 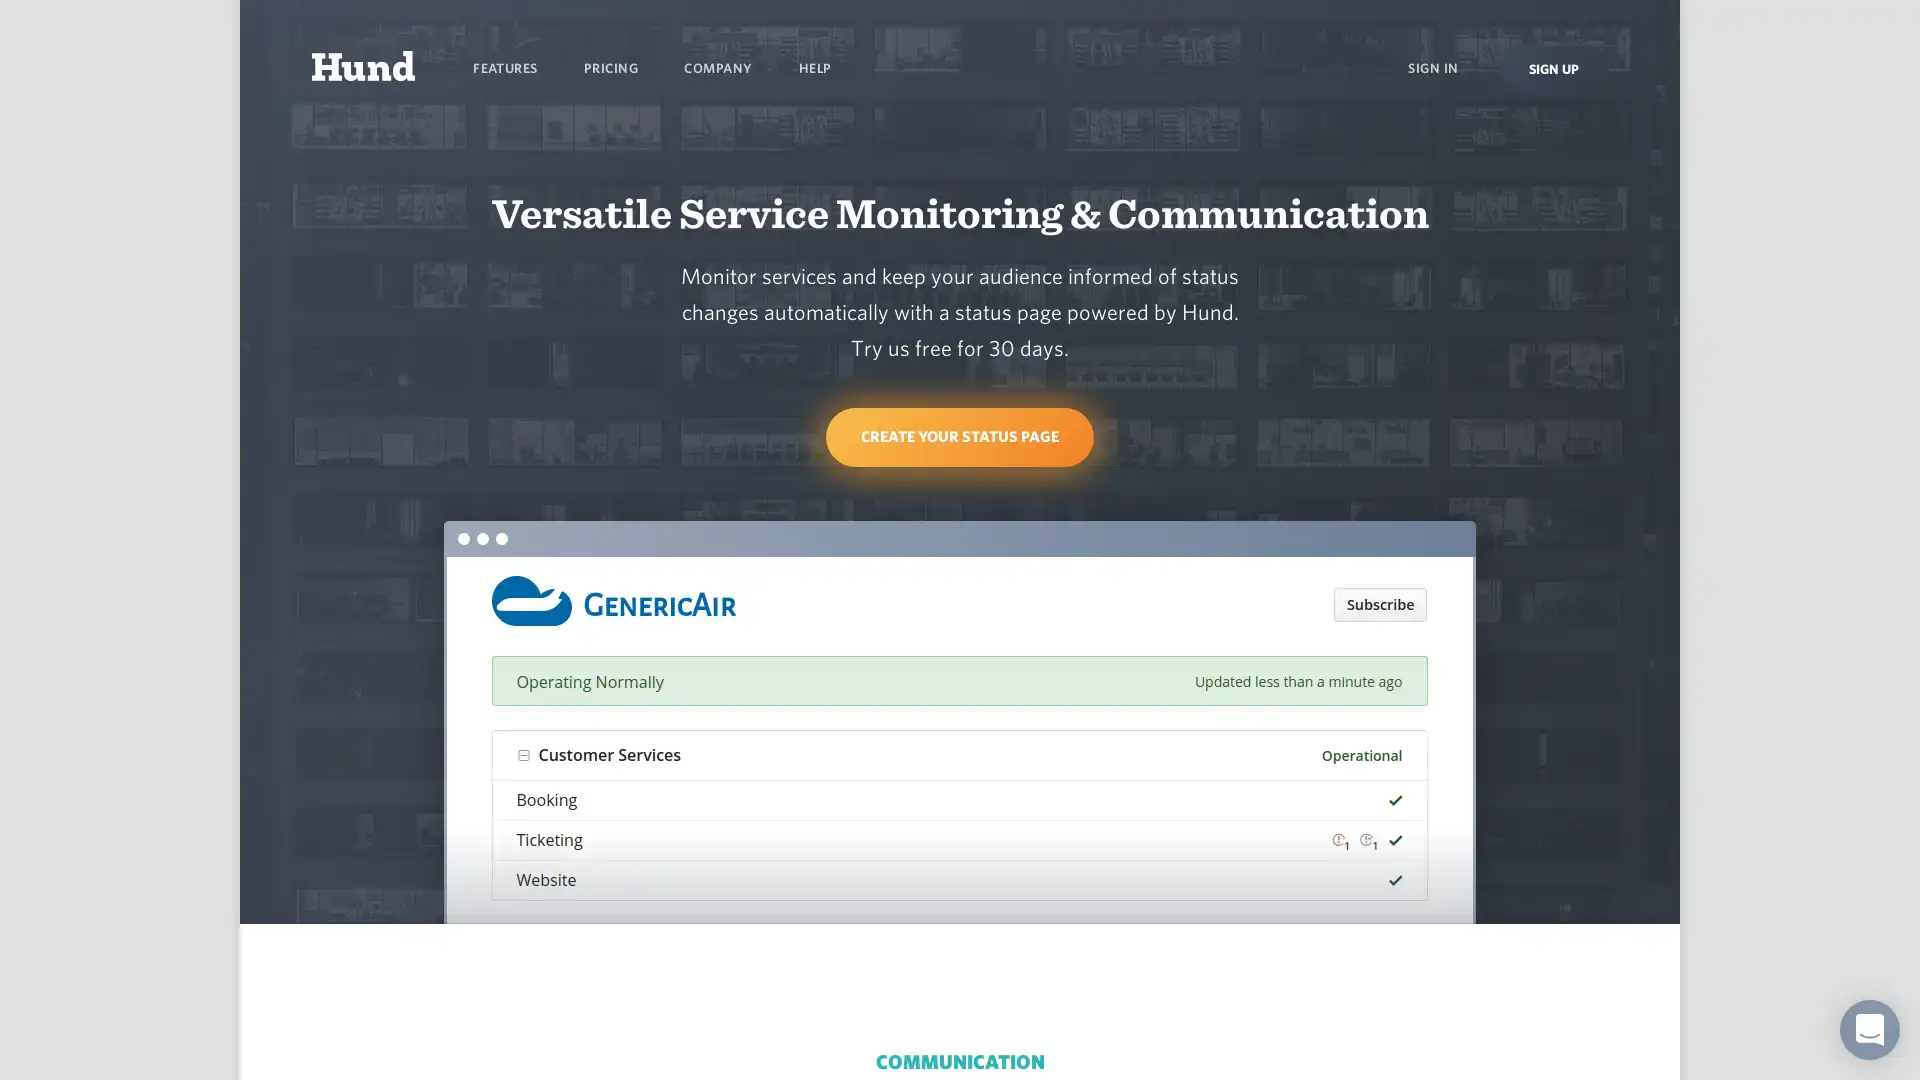 What do you see at coordinates (1869, 1029) in the screenshot?
I see `Open Intercom Messenger` at bounding box center [1869, 1029].